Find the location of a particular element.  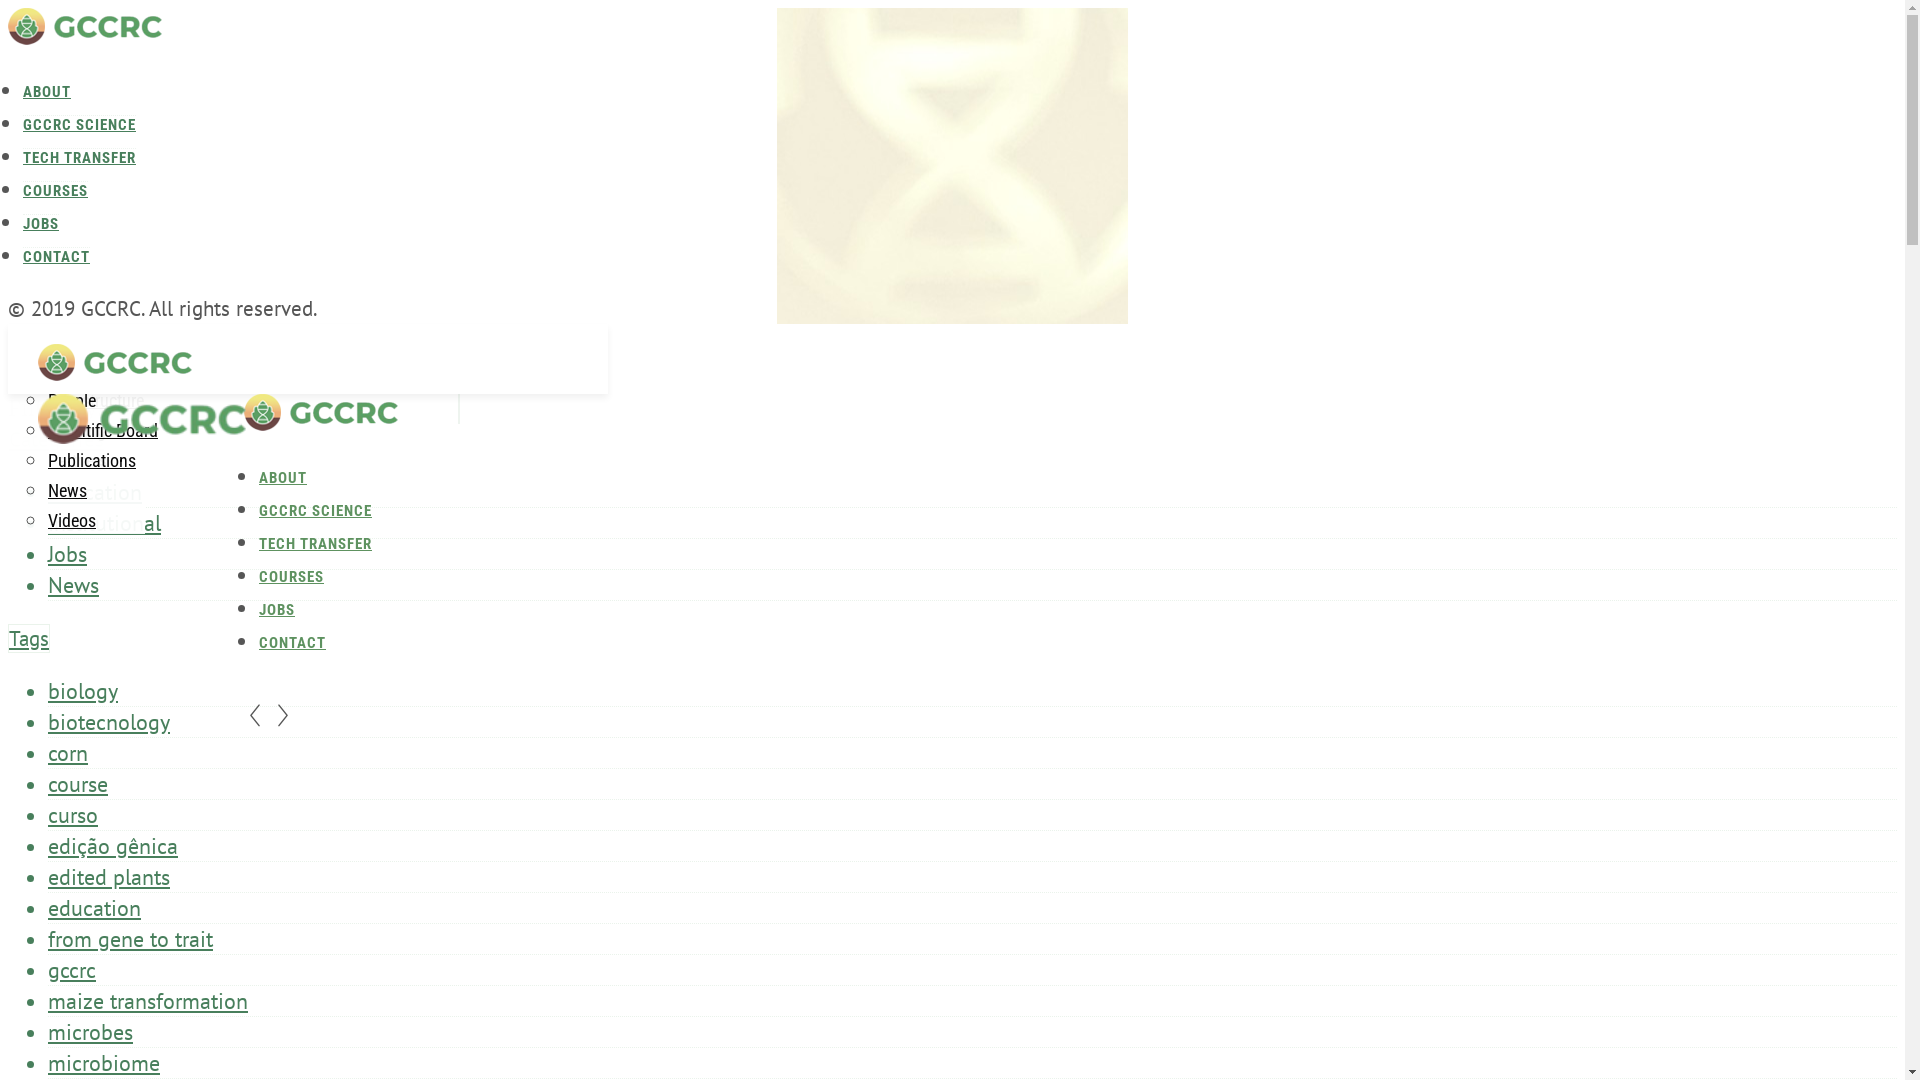

'Home' is located at coordinates (38, 373).